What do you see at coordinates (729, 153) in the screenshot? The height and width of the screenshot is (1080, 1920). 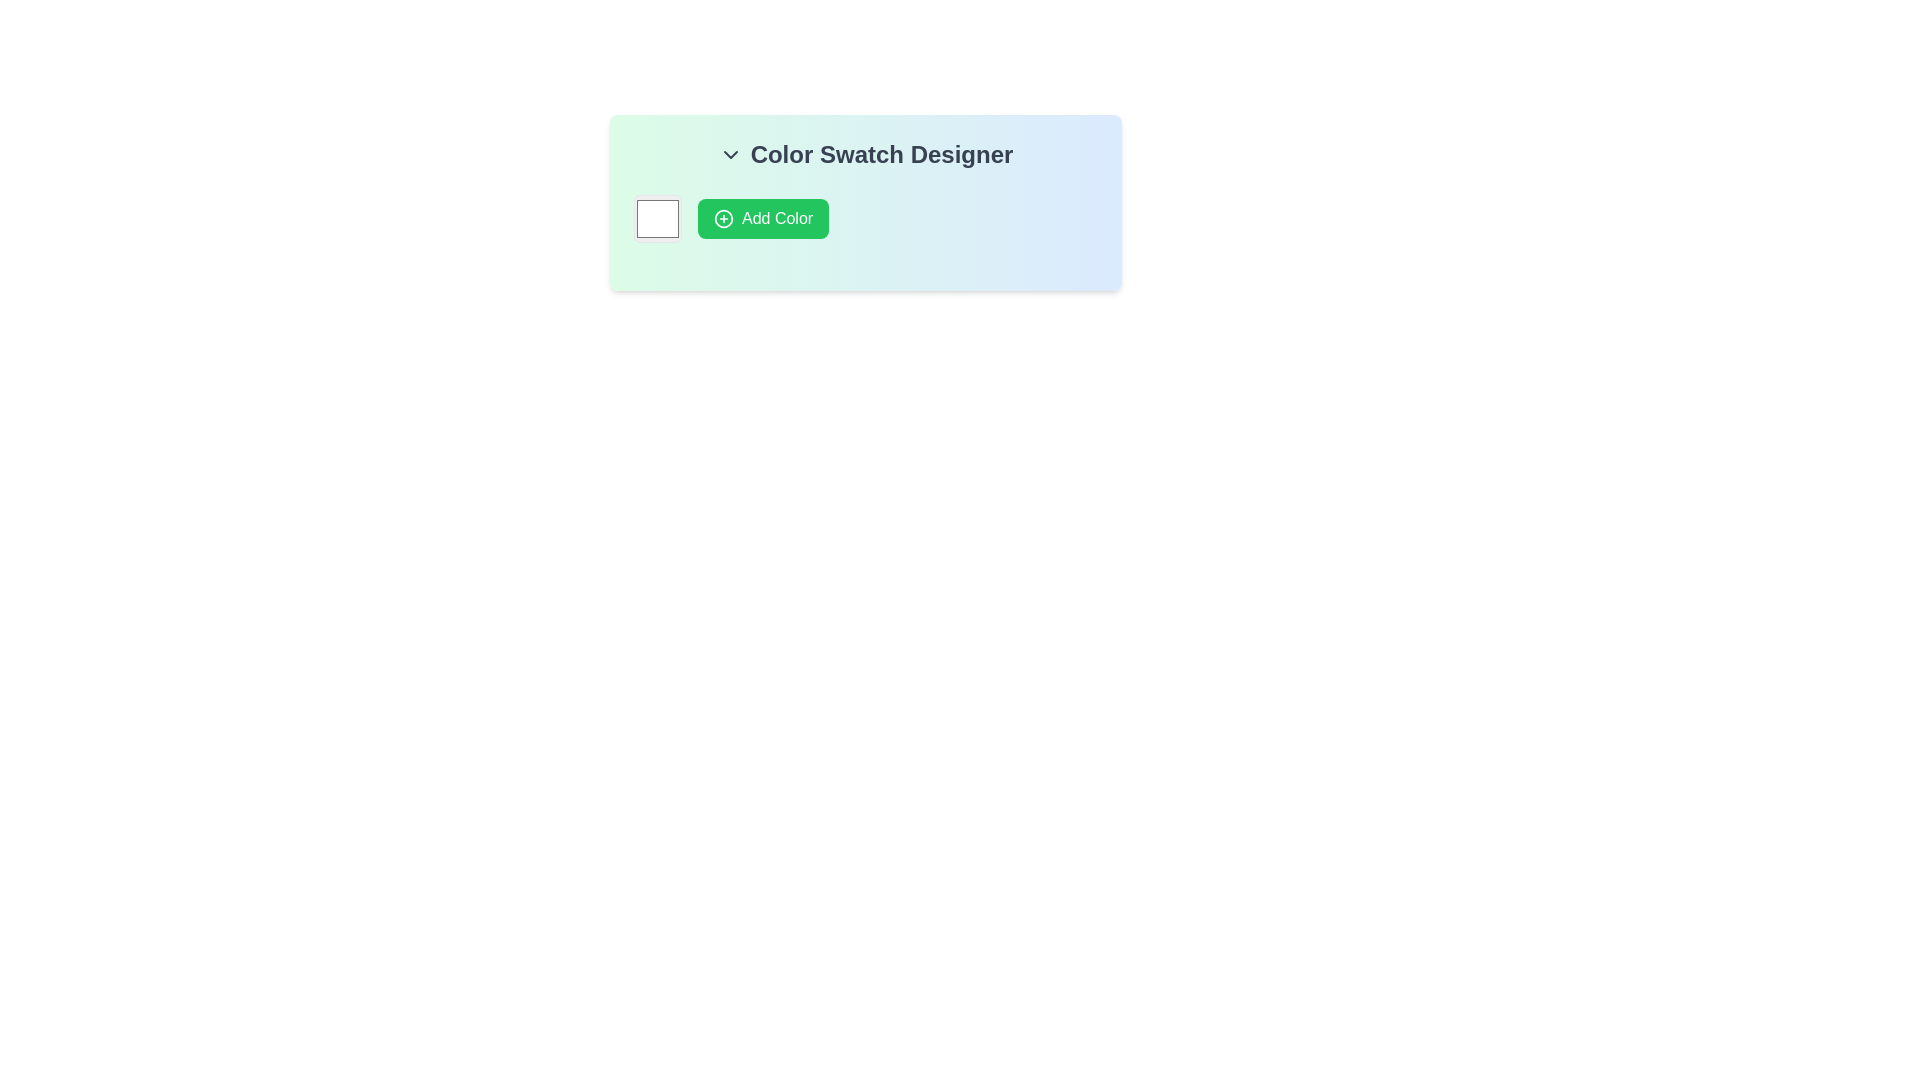 I see `the downward-pointing chevron icon located directly to the left of the text 'Color Swatch Designer'` at bounding box center [729, 153].